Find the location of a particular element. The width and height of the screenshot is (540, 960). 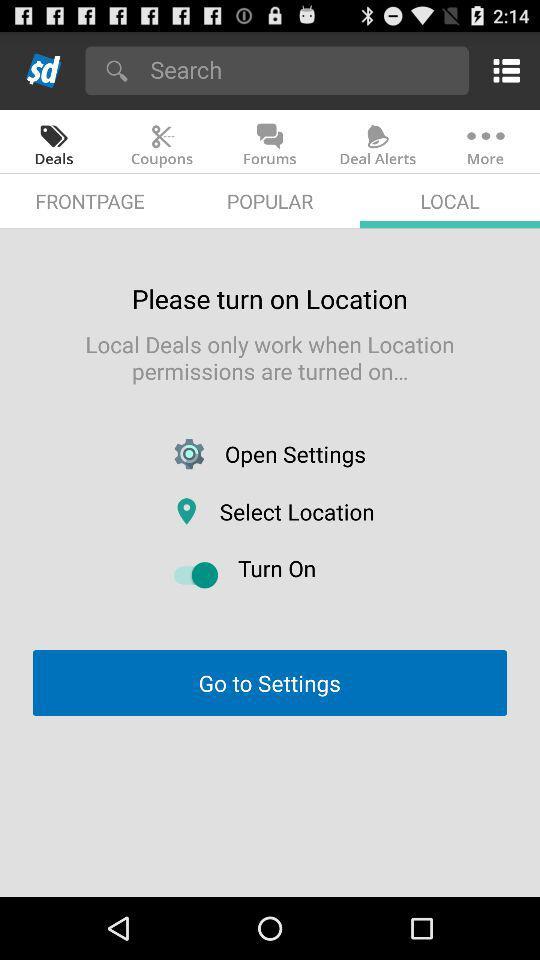

opens the search box is located at coordinates (302, 69).